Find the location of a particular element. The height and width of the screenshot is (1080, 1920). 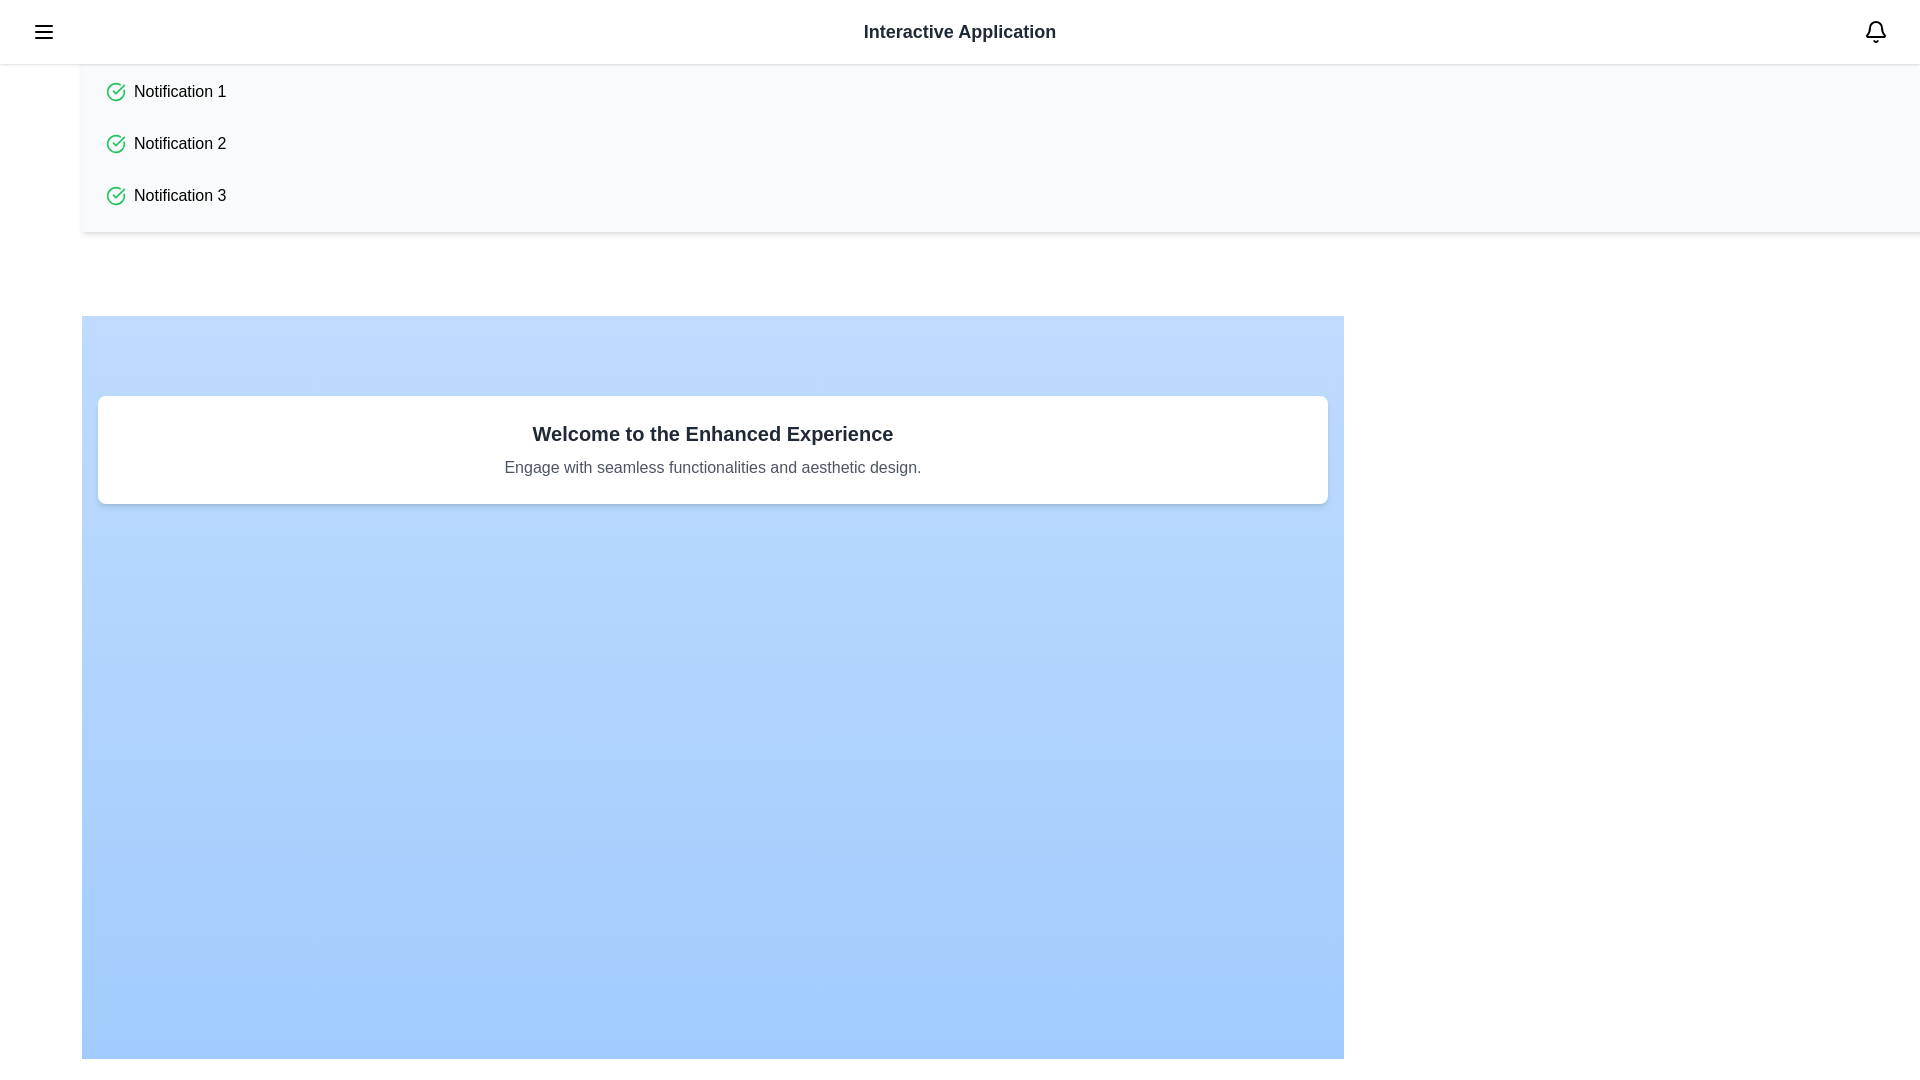

the menu button in the top-left corner is located at coordinates (43, 31).